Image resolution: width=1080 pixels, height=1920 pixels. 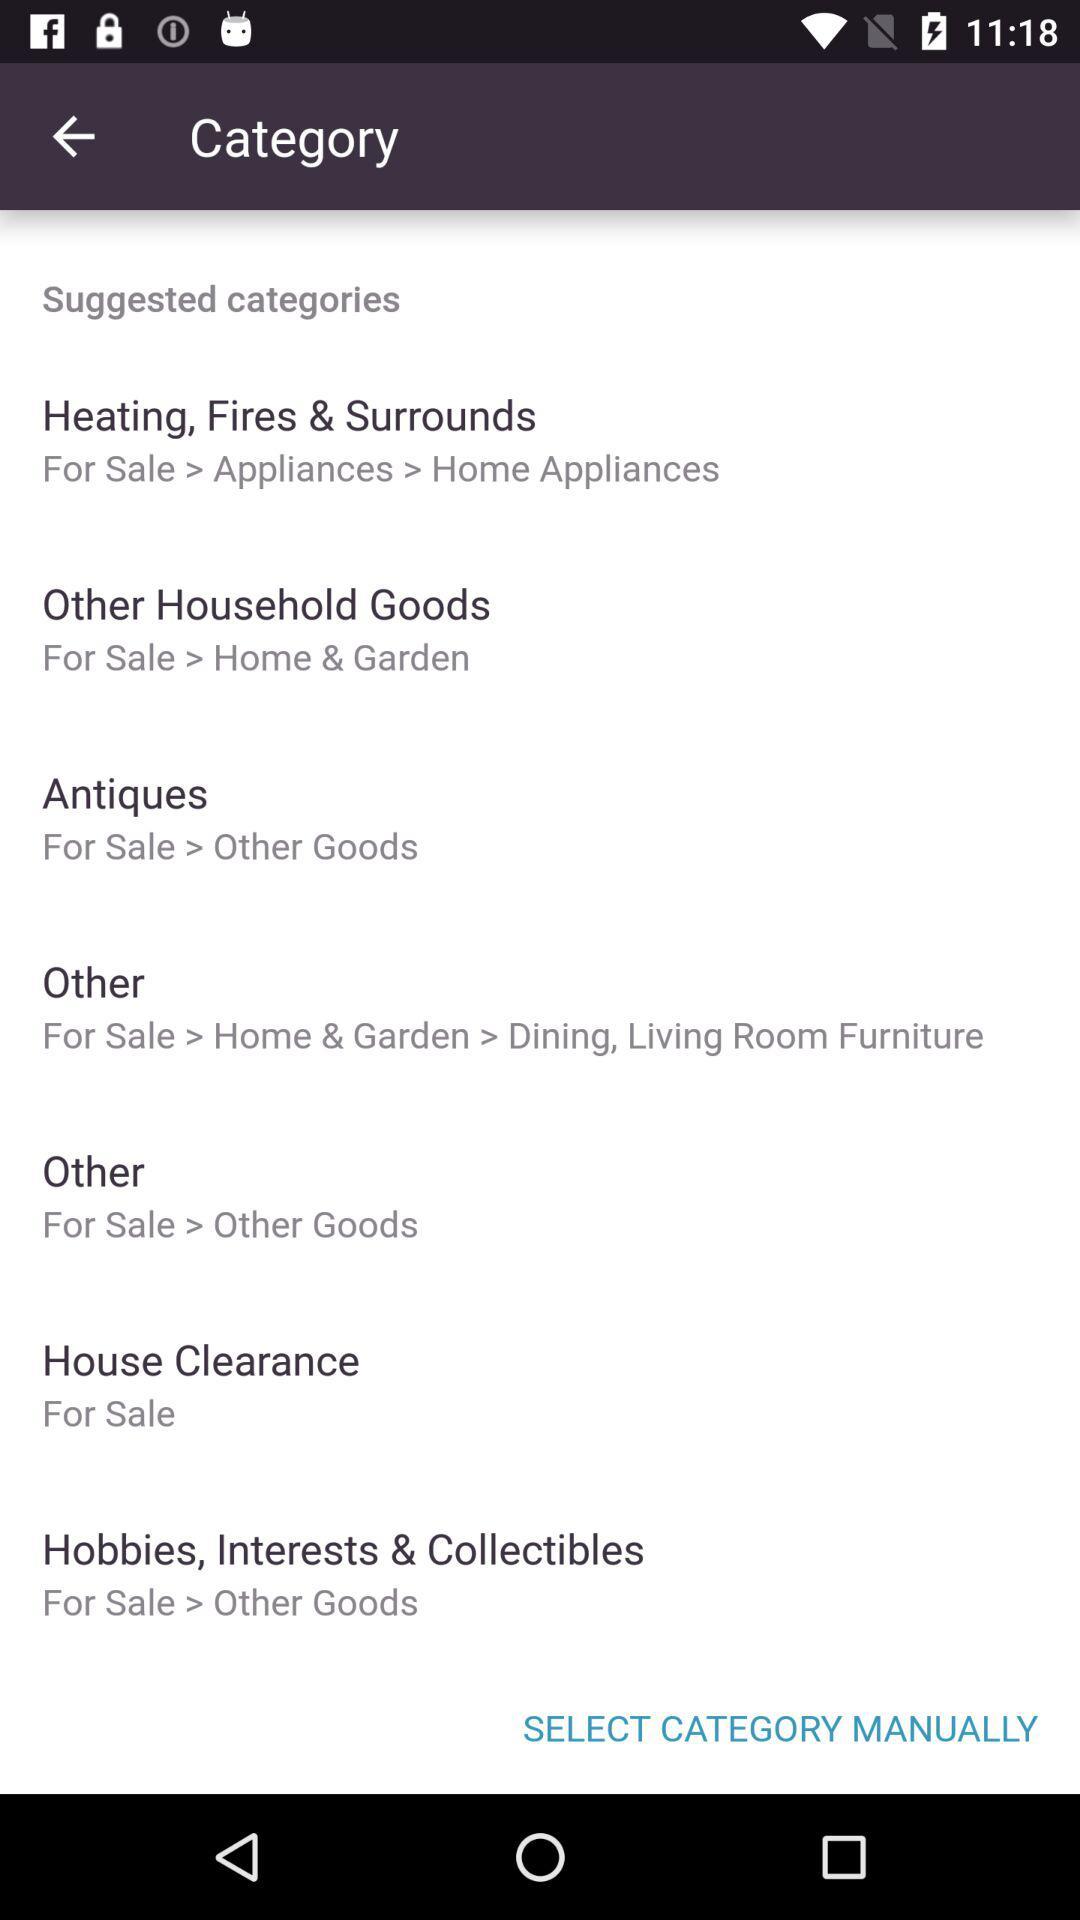 I want to click on the item next to the category item, so click(x=72, y=135).